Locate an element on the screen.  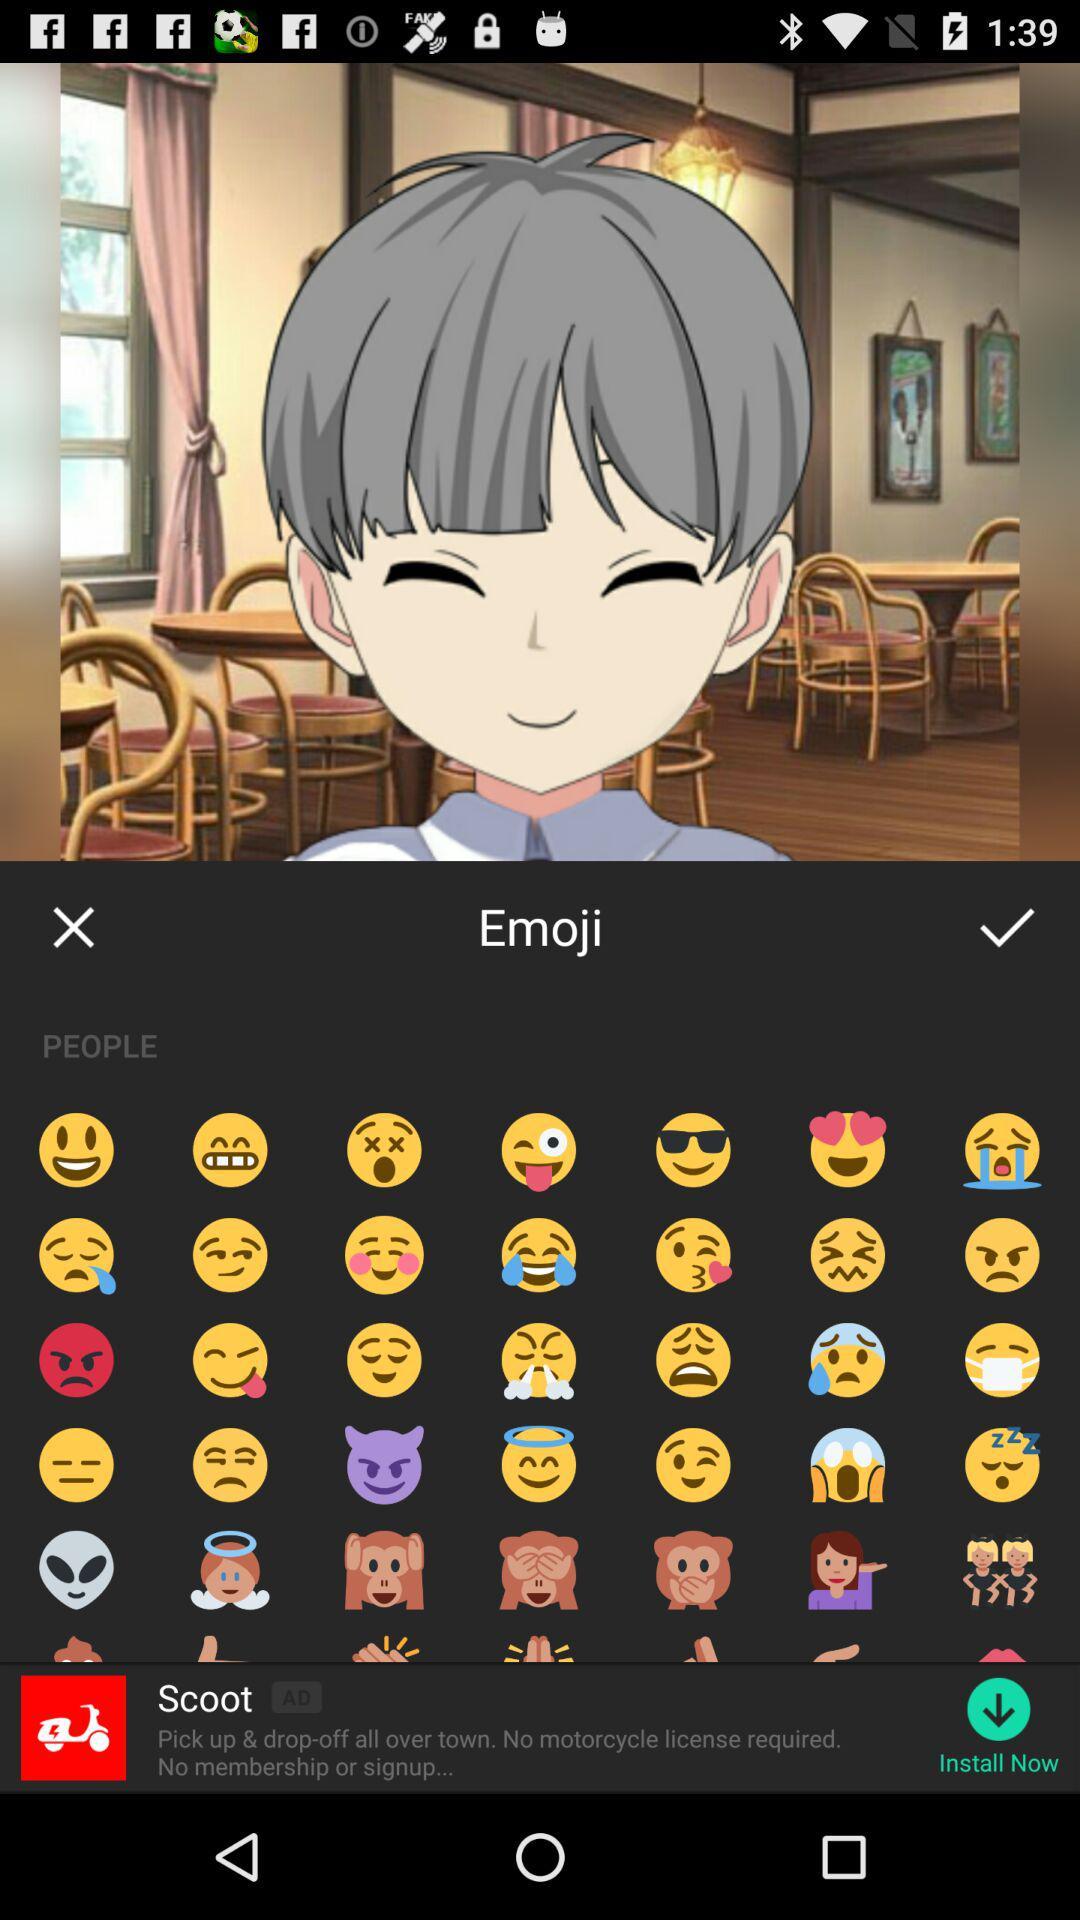
icon to the left of emoji is located at coordinates (72, 925).